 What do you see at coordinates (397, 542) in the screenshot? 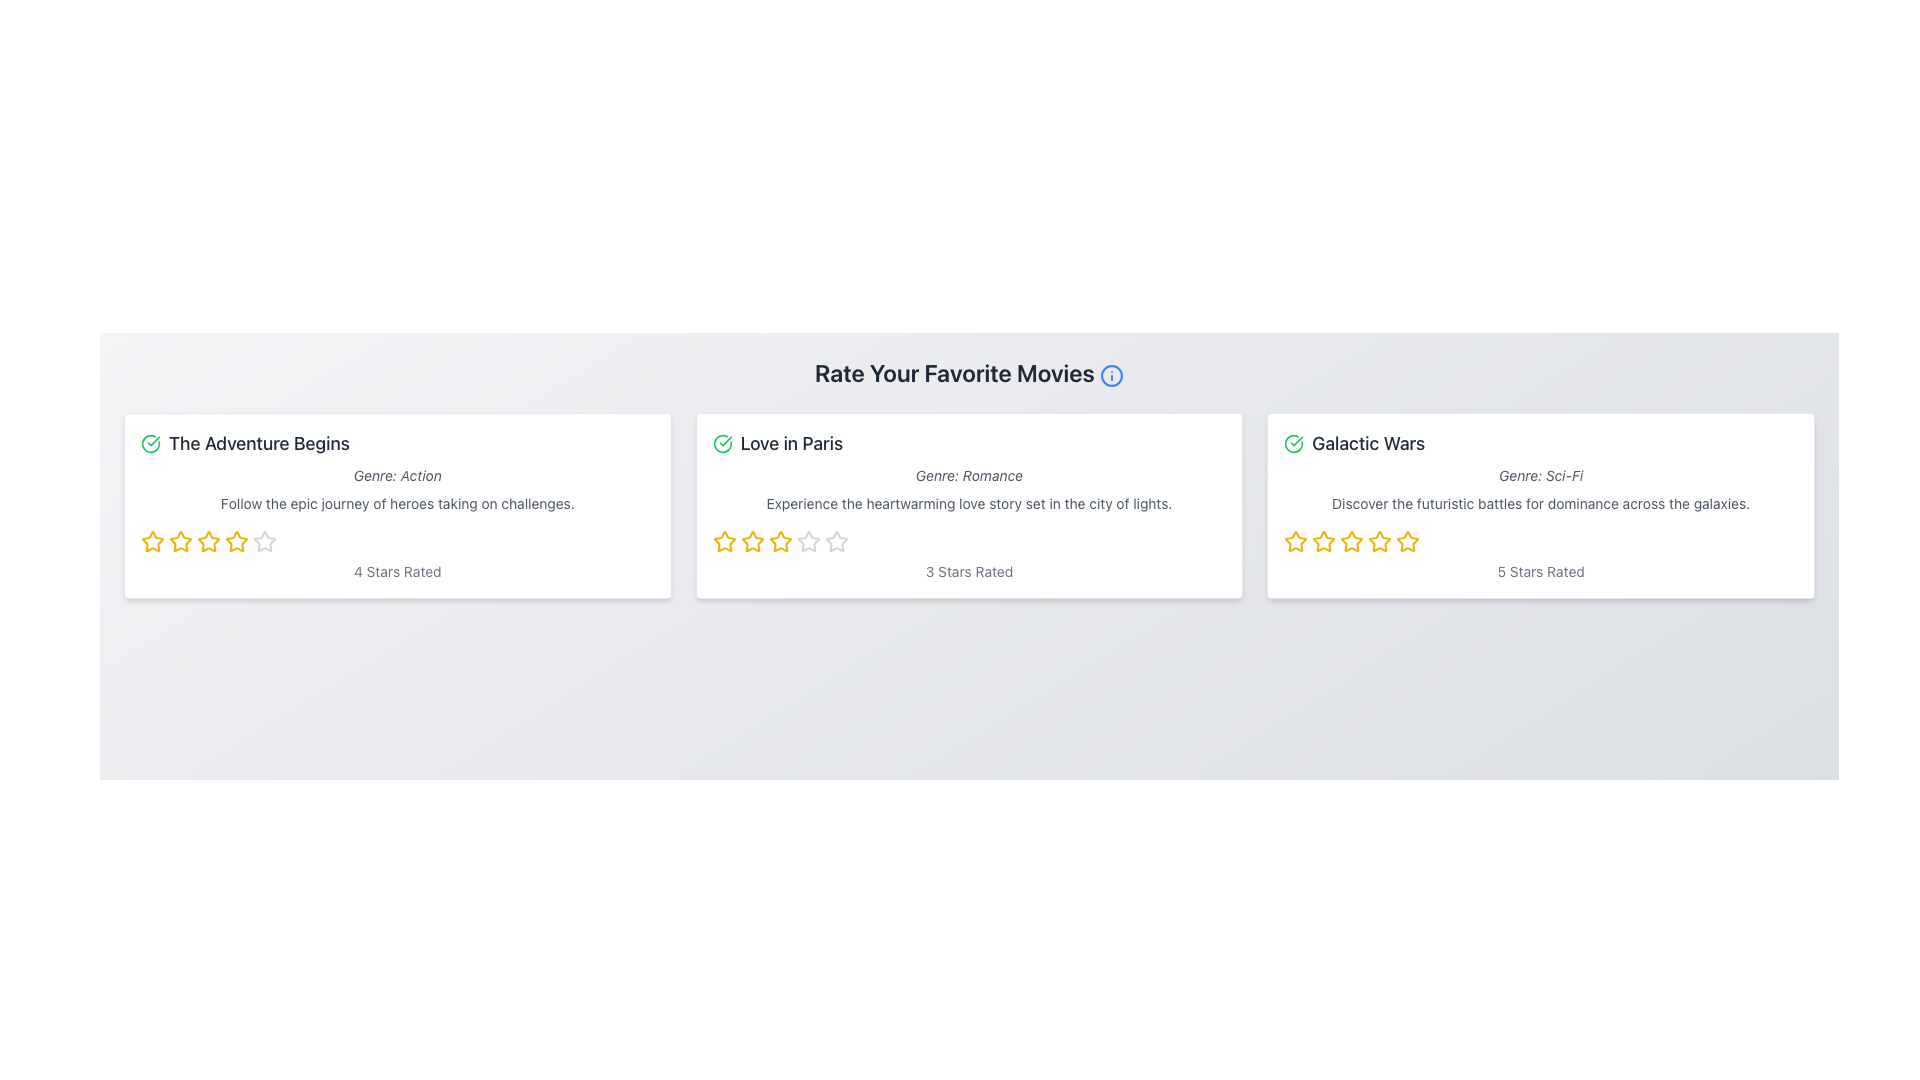
I see `the visual representation of the rating indicator consisting of five star icons, four filled in yellow and one outlined in gray, located in the card titled 'The Adventure Begins' above the text '4 Stars Rated.'` at bounding box center [397, 542].